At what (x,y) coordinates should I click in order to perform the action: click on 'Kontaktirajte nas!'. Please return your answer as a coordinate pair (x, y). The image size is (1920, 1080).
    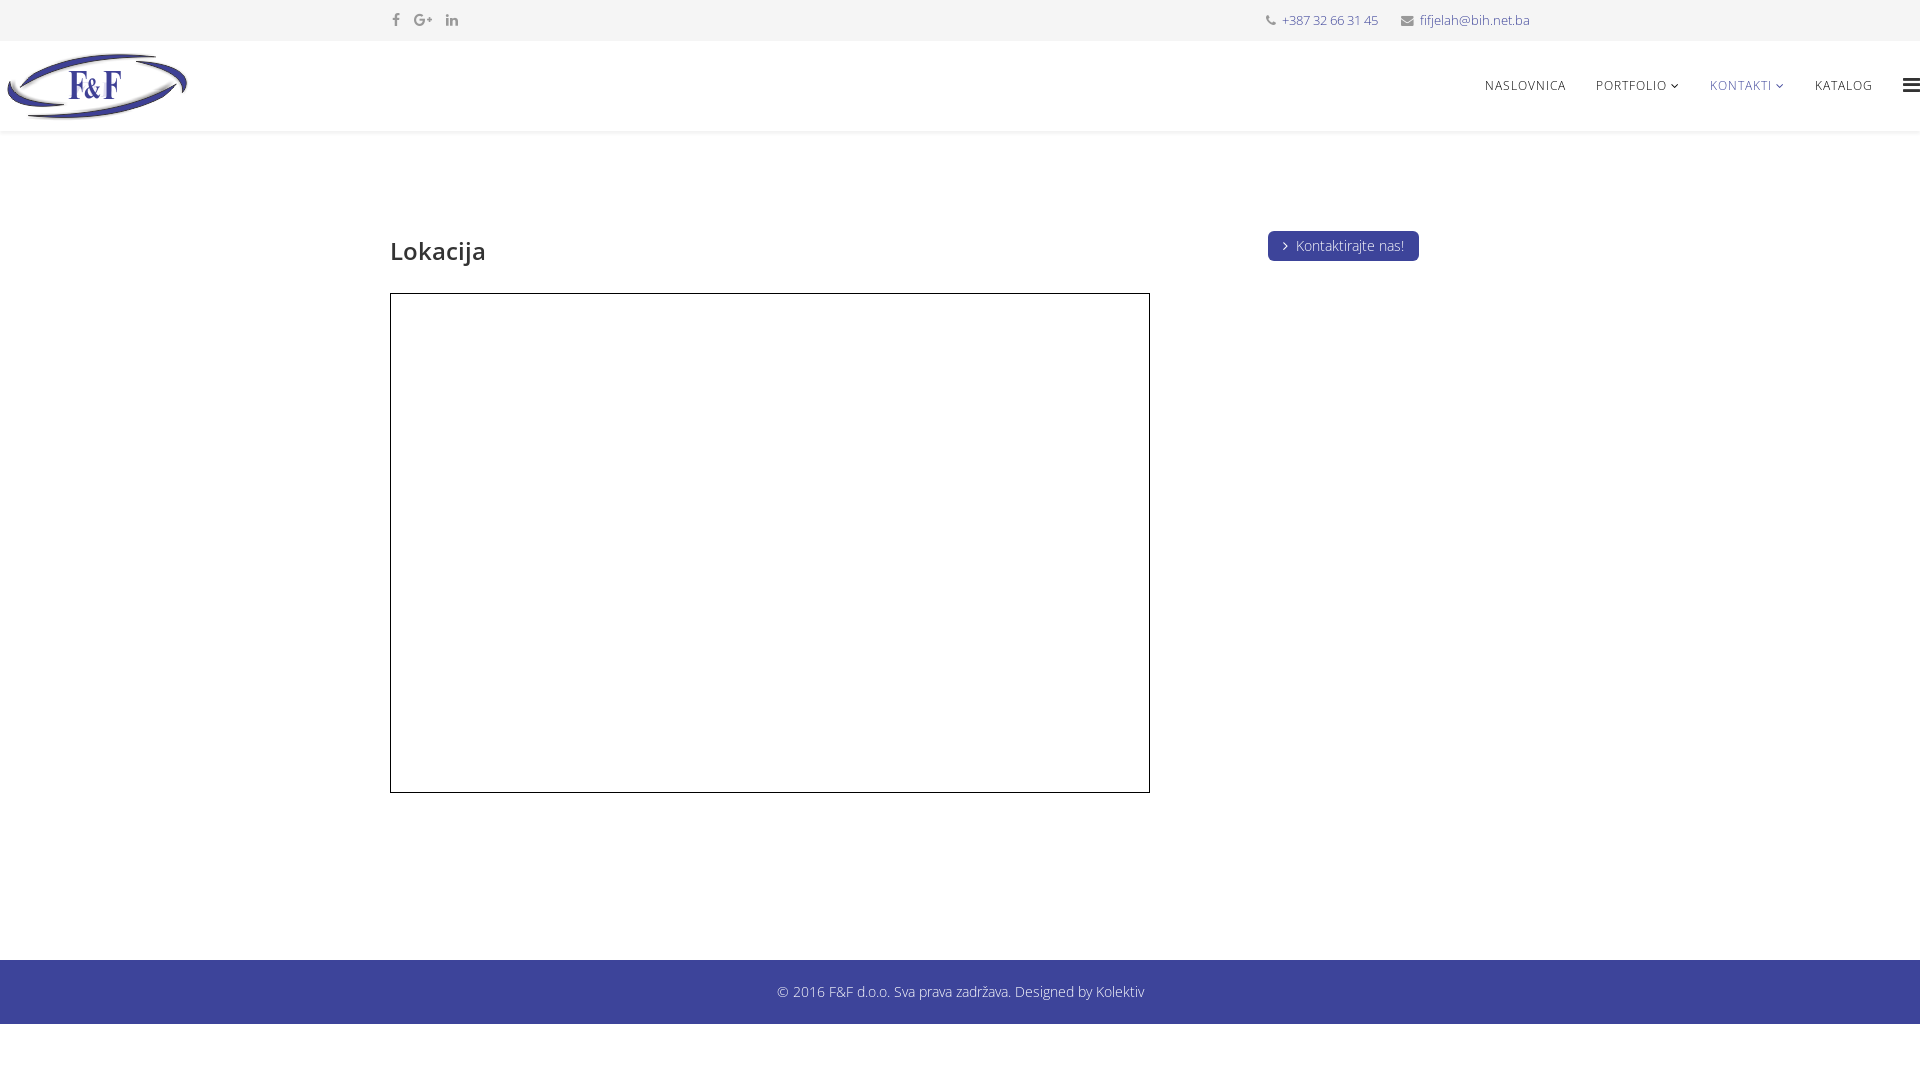
    Looking at the image, I should click on (1343, 245).